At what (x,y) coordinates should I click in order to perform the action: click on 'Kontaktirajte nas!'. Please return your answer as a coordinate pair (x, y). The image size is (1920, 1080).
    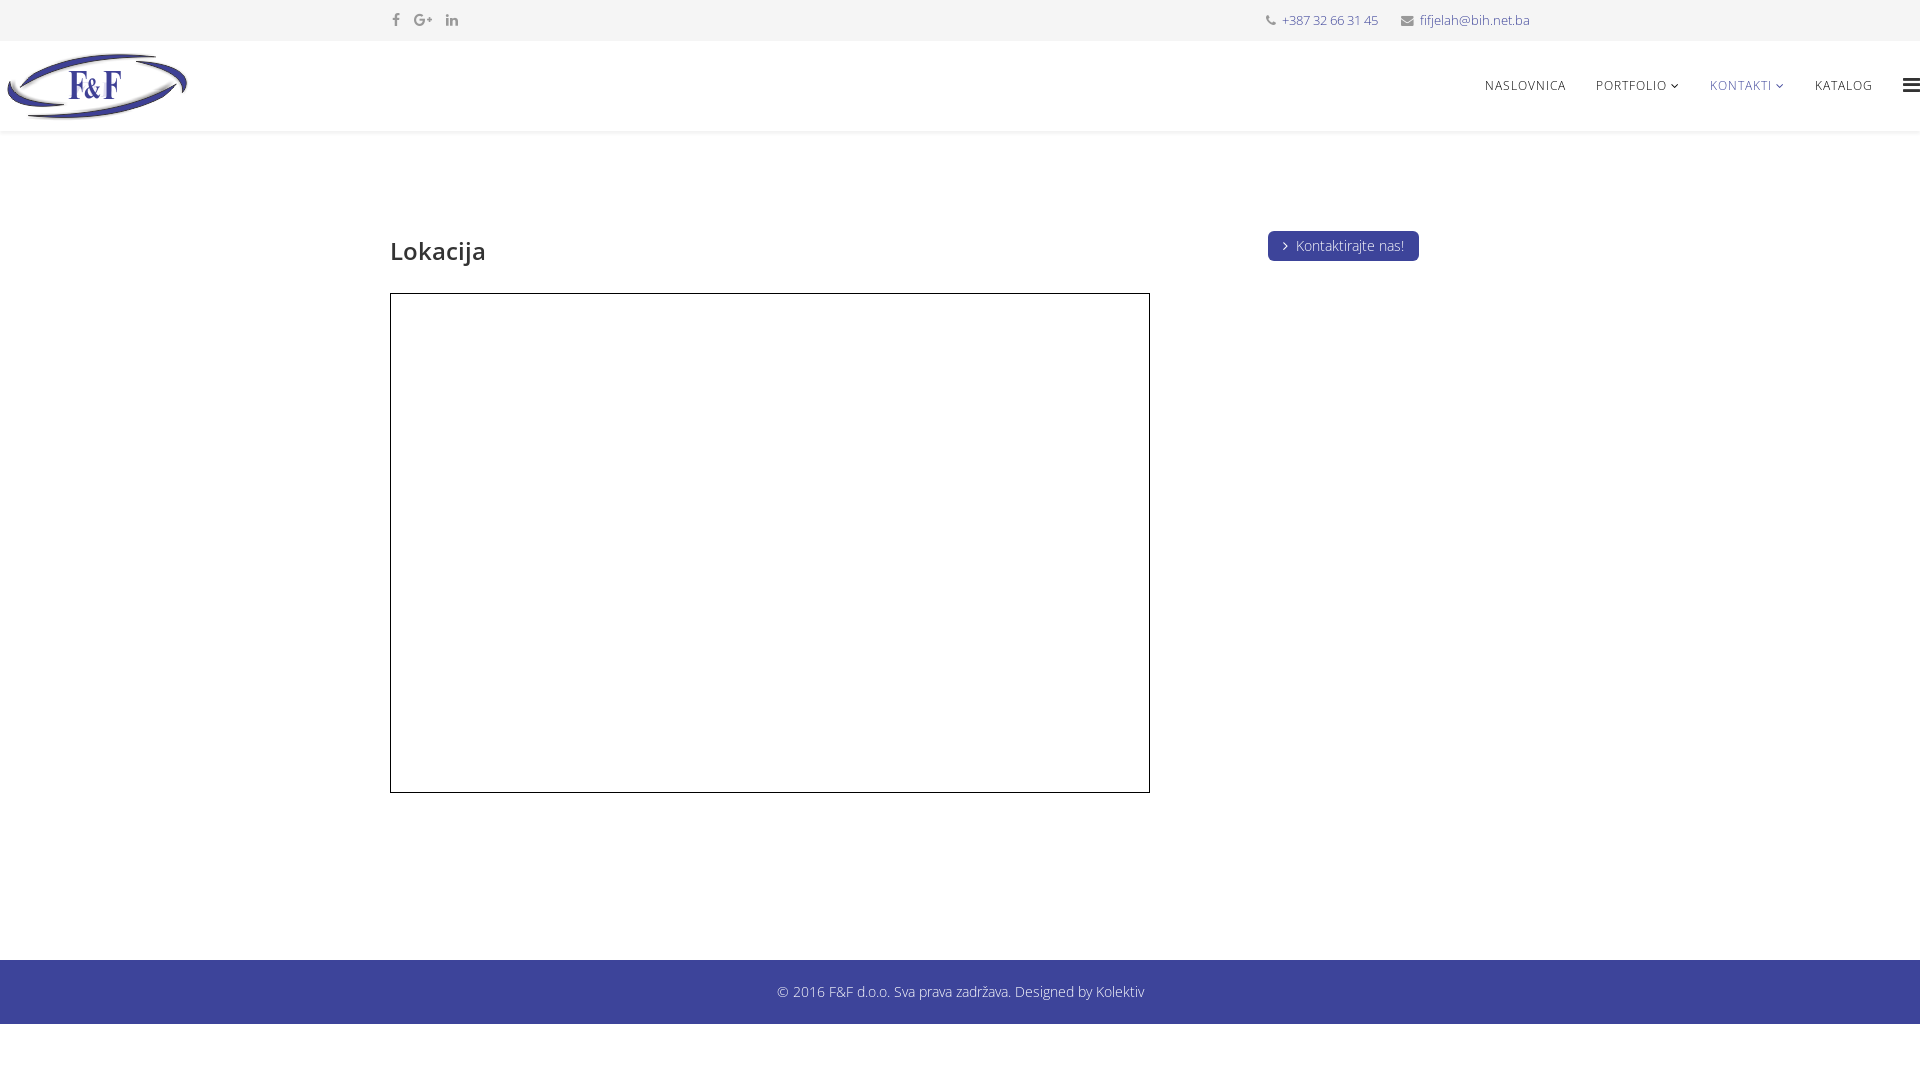
    Looking at the image, I should click on (1343, 245).